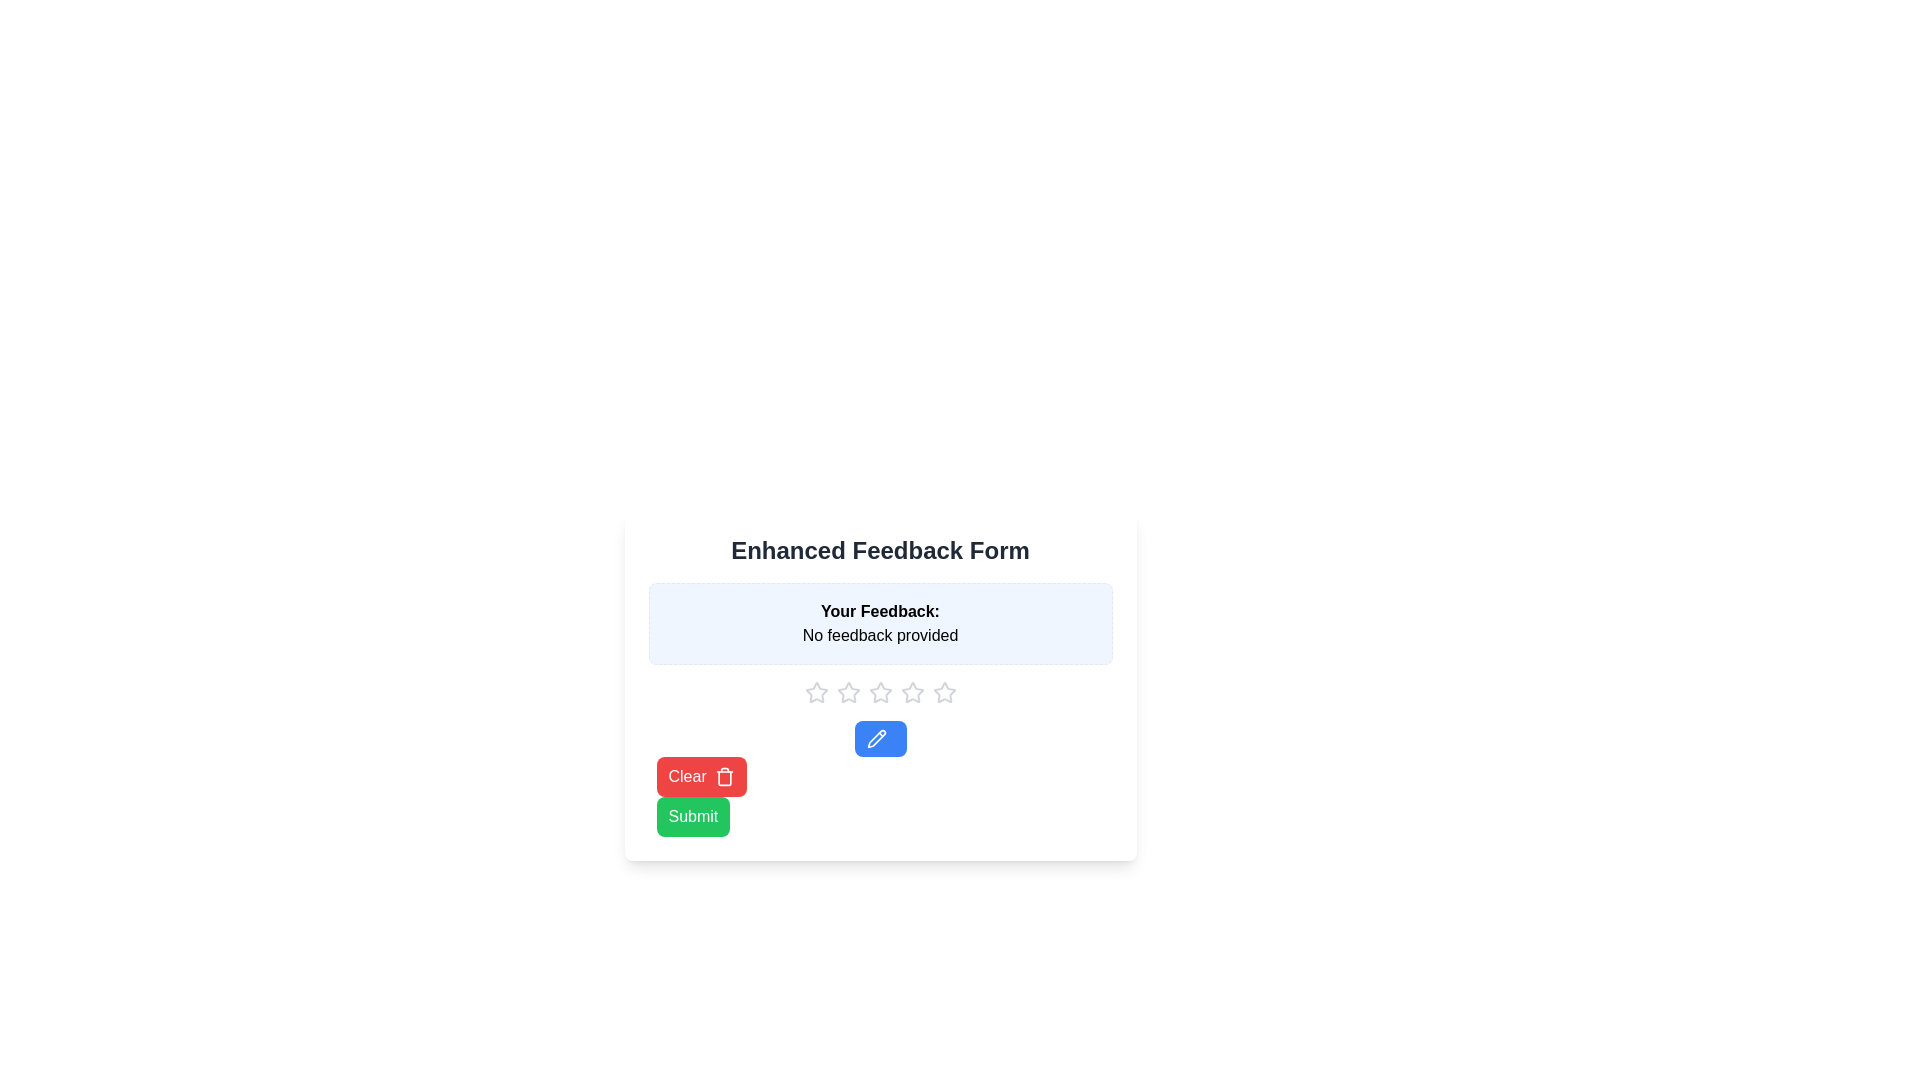 The width and height of the screenshot is (1920, 1080). I want to click on the leftmost star rating icon, which is a light gray, hollow star with a thin border, located below the section titled 'Your Feedback: No feedback provided', so click(816, 691).